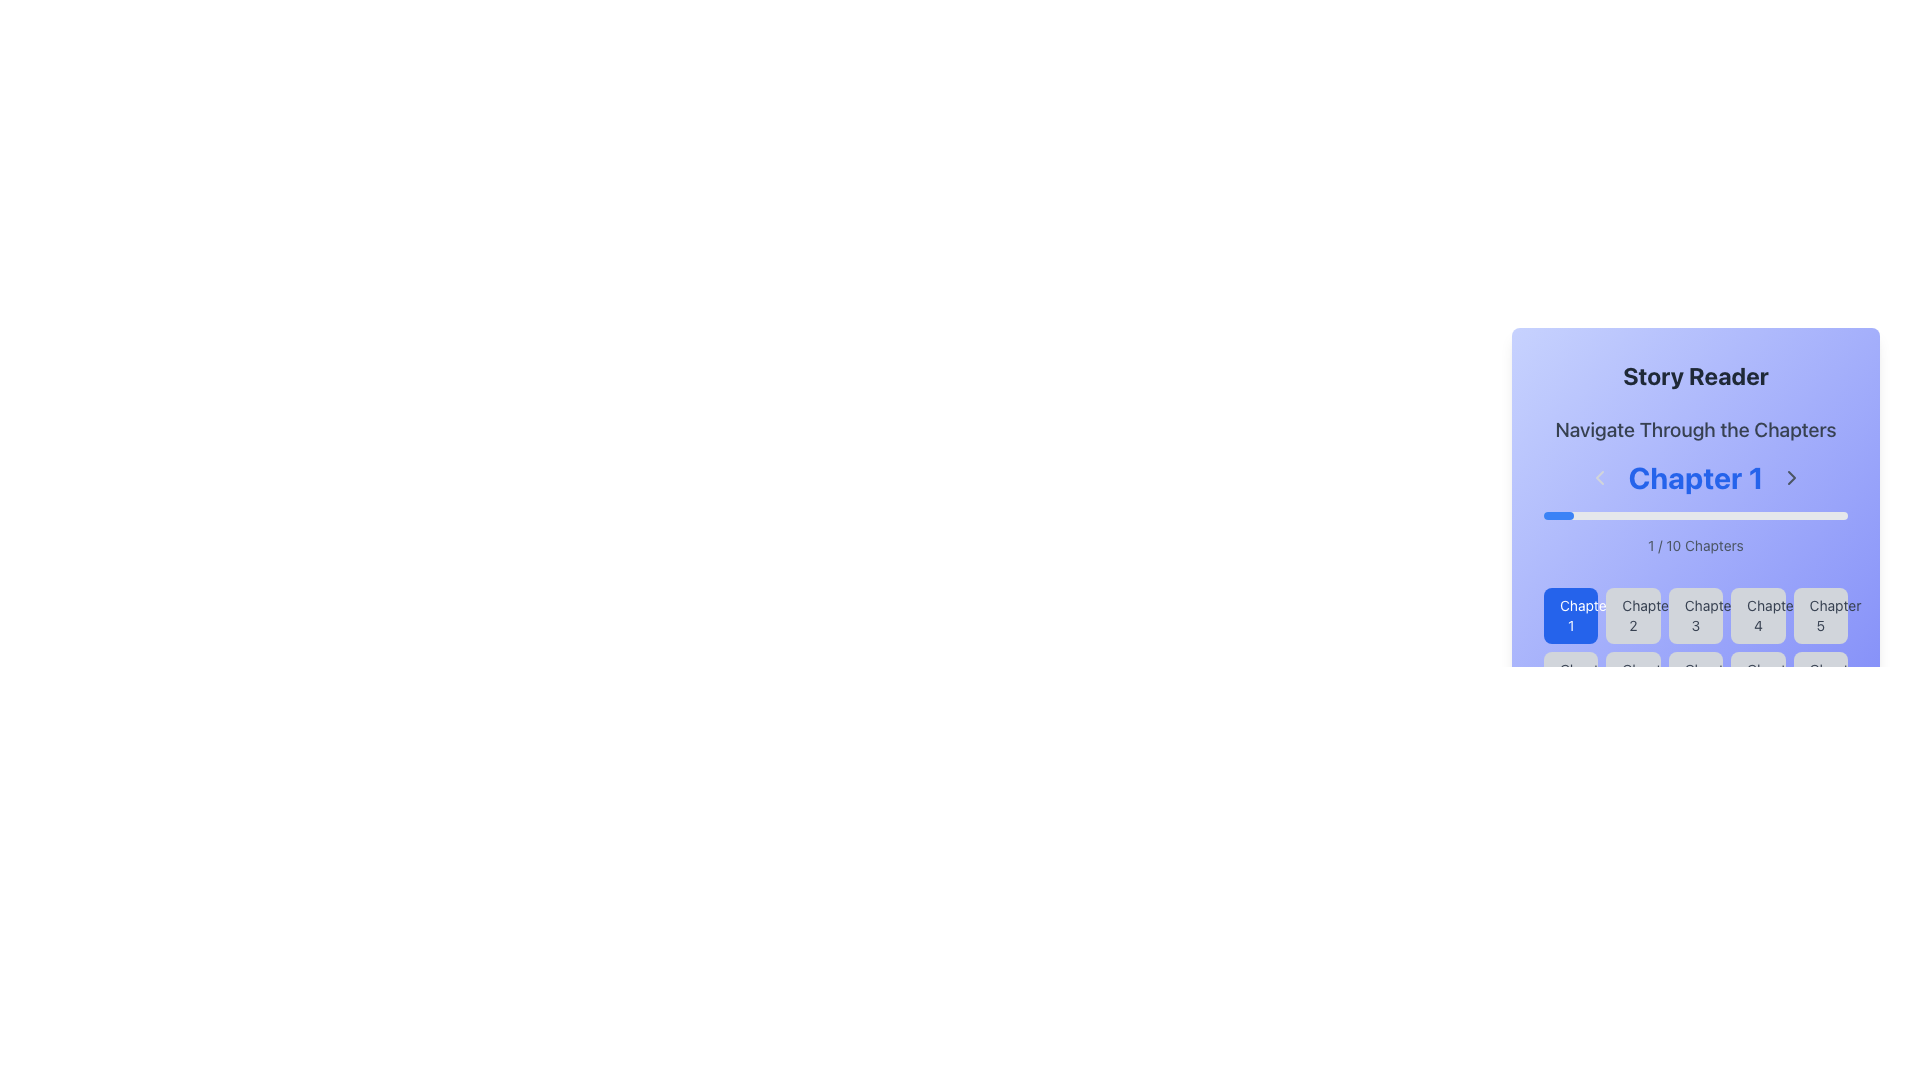 This screenshot has height=1080, width=1920. What do you see at coordinates (1558, 515) in the screenshot?
I see `progress indicator that shows 10% progress as a filled blue bar, located at the left edge of the overall progress bar` at bounding box center [1558, 515].